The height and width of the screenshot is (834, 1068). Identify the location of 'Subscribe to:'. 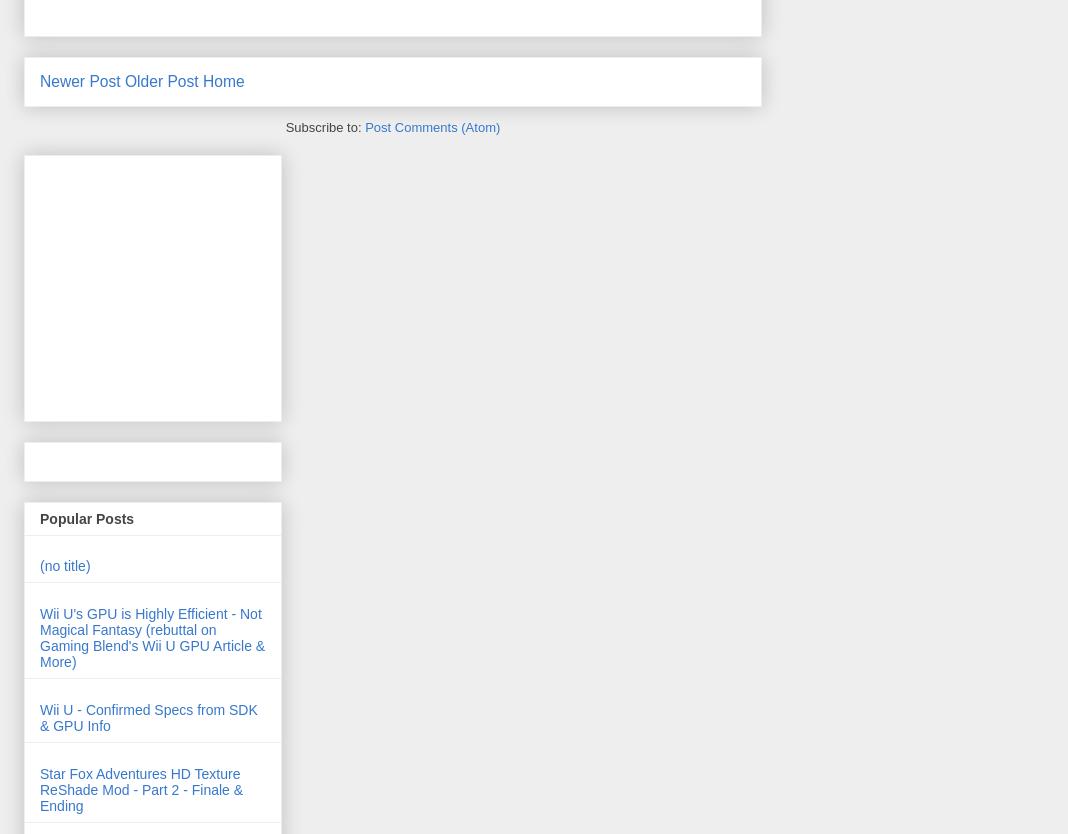
(323, 125).